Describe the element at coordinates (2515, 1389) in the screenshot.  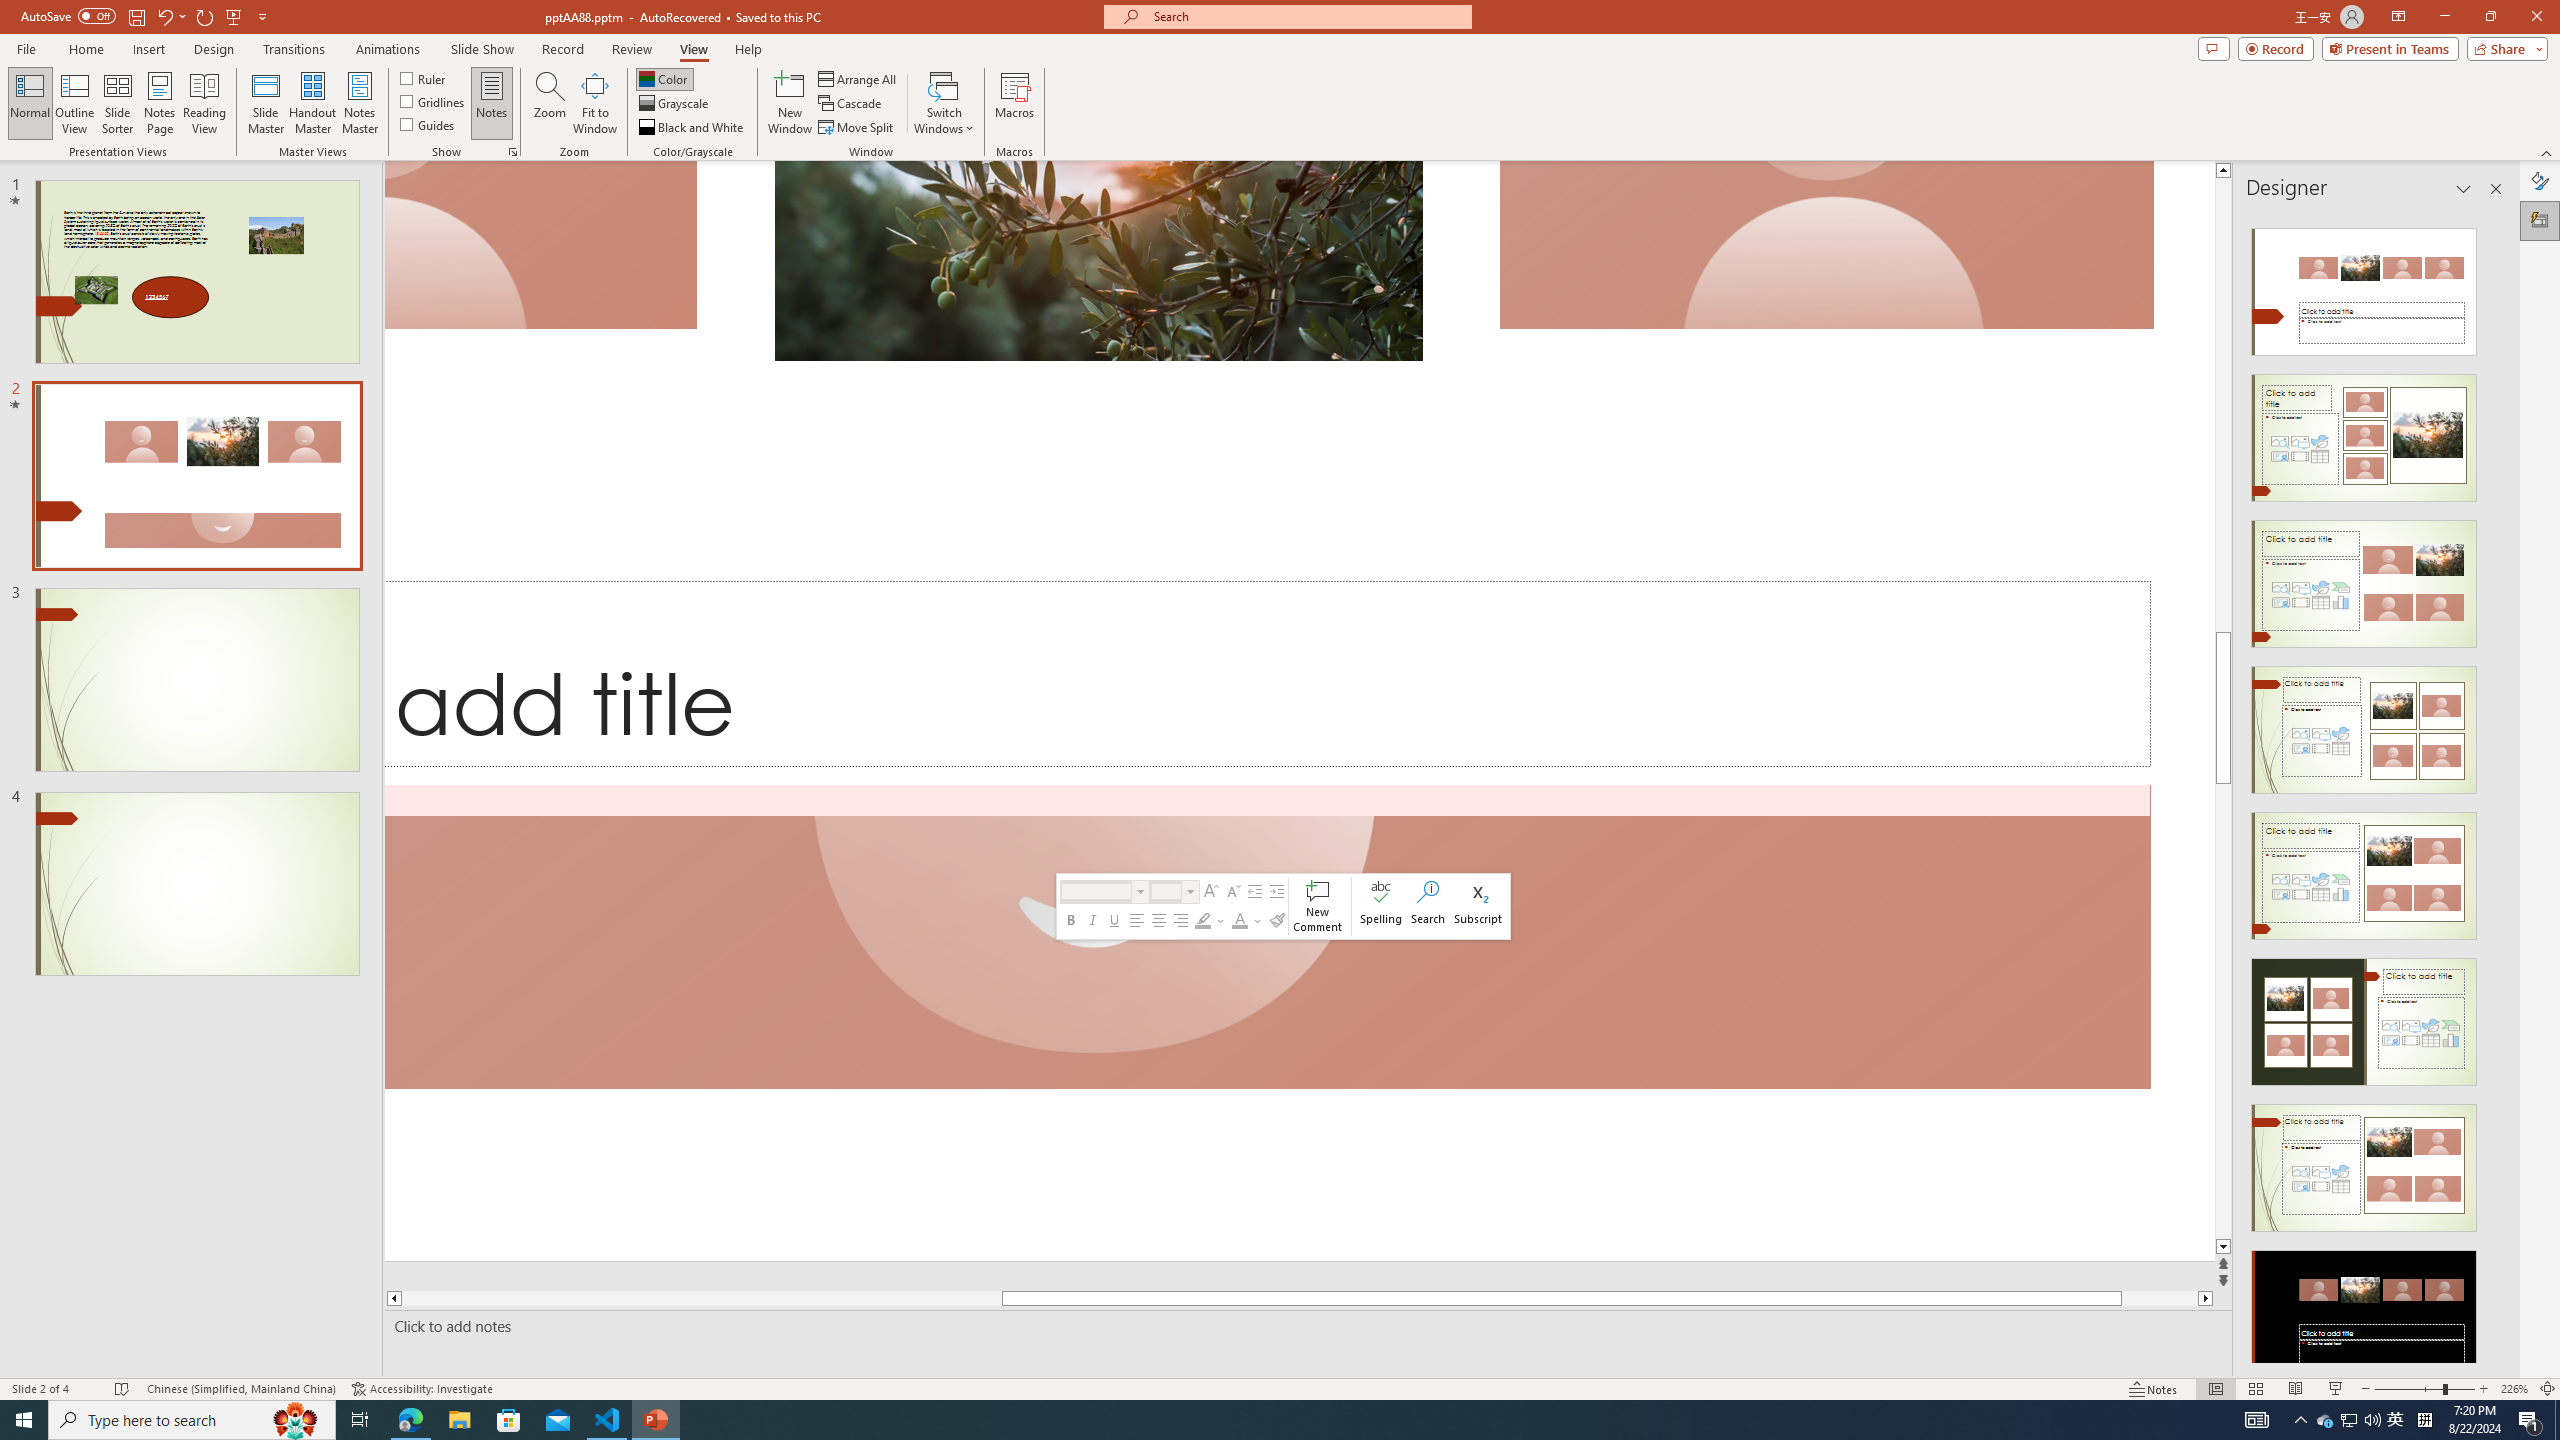
I see `'Zoom 226%'` at that location.